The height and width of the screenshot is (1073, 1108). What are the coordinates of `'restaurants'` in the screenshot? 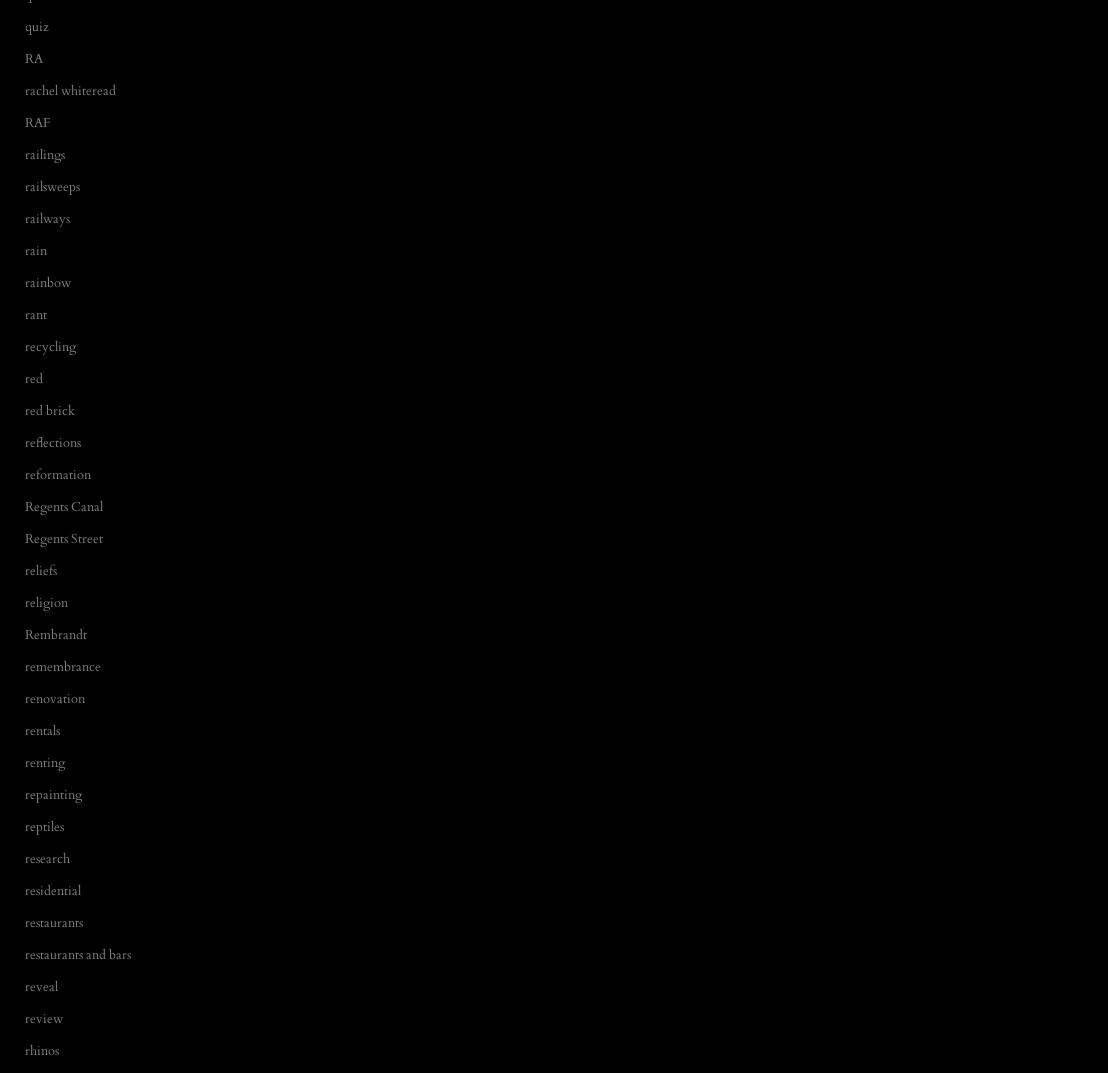 It's located at (52, 922).